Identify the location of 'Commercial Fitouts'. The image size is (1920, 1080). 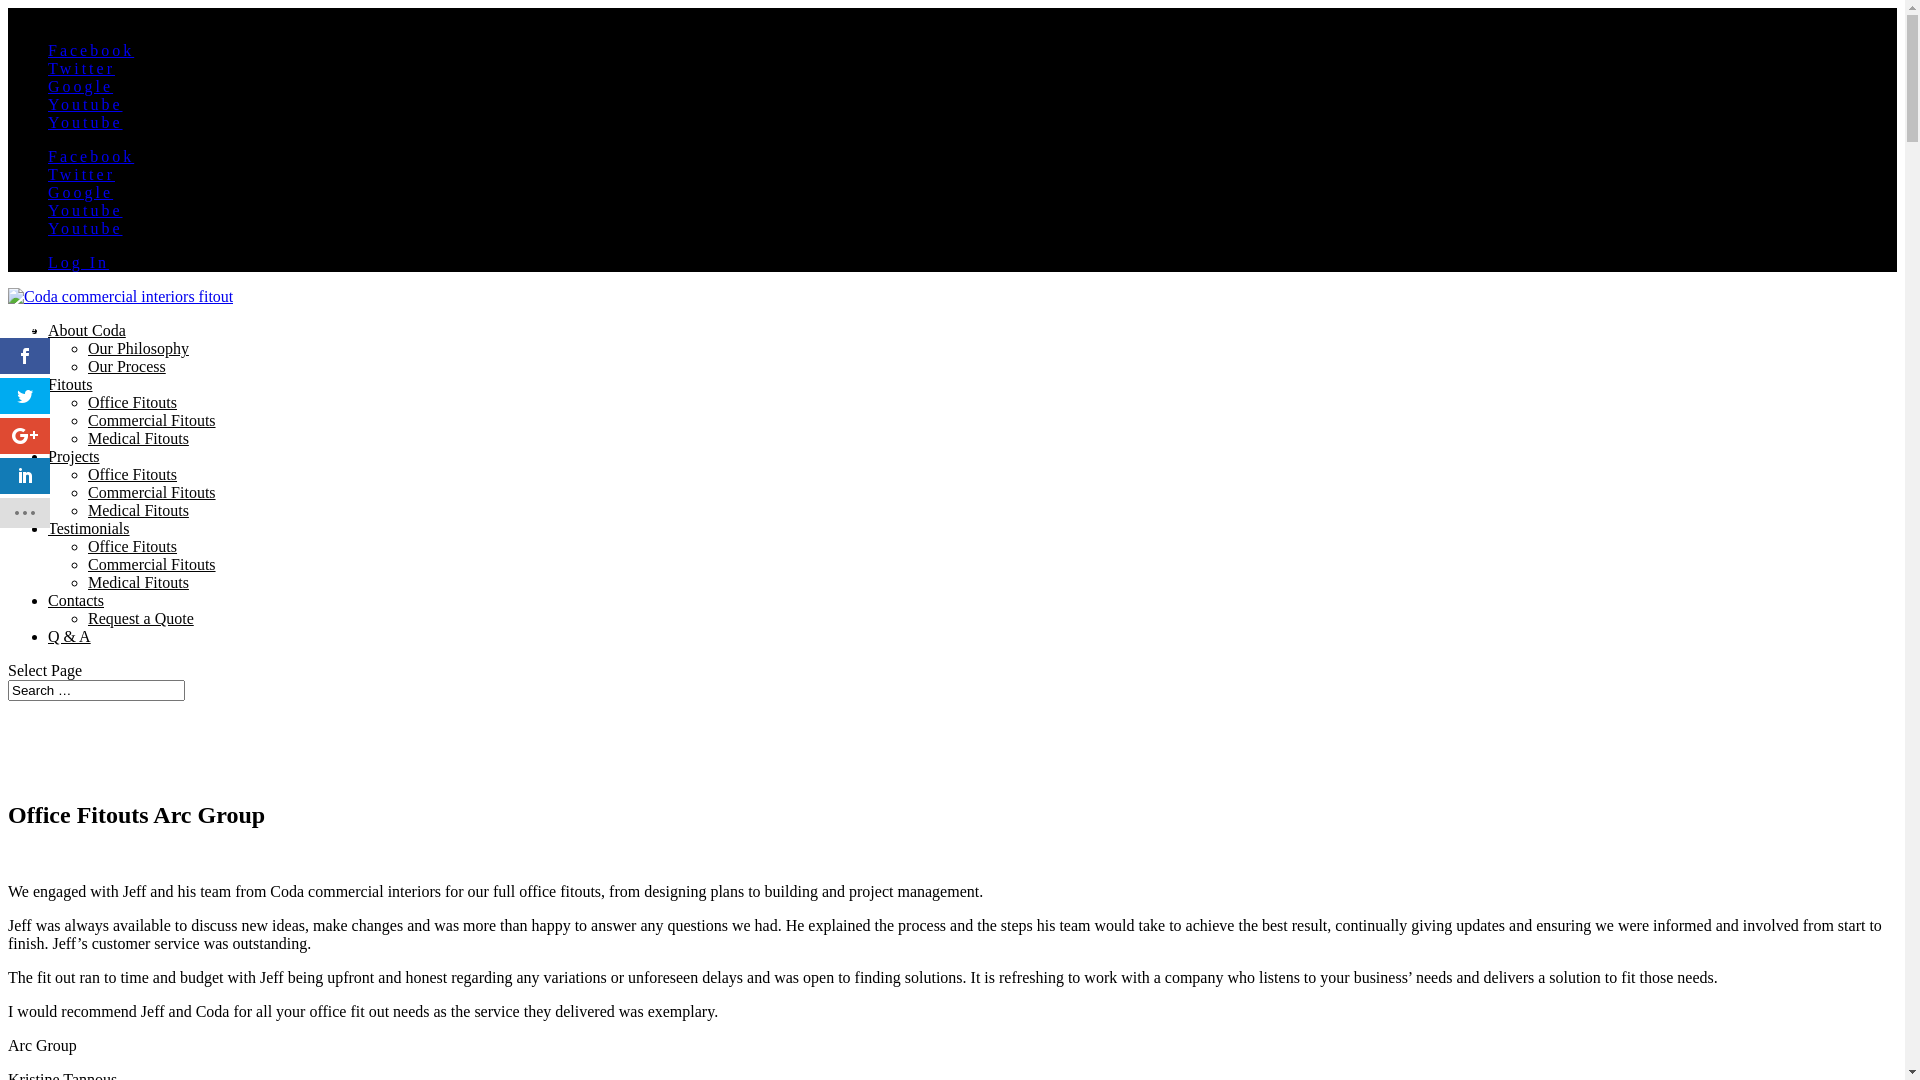
(151, 492).